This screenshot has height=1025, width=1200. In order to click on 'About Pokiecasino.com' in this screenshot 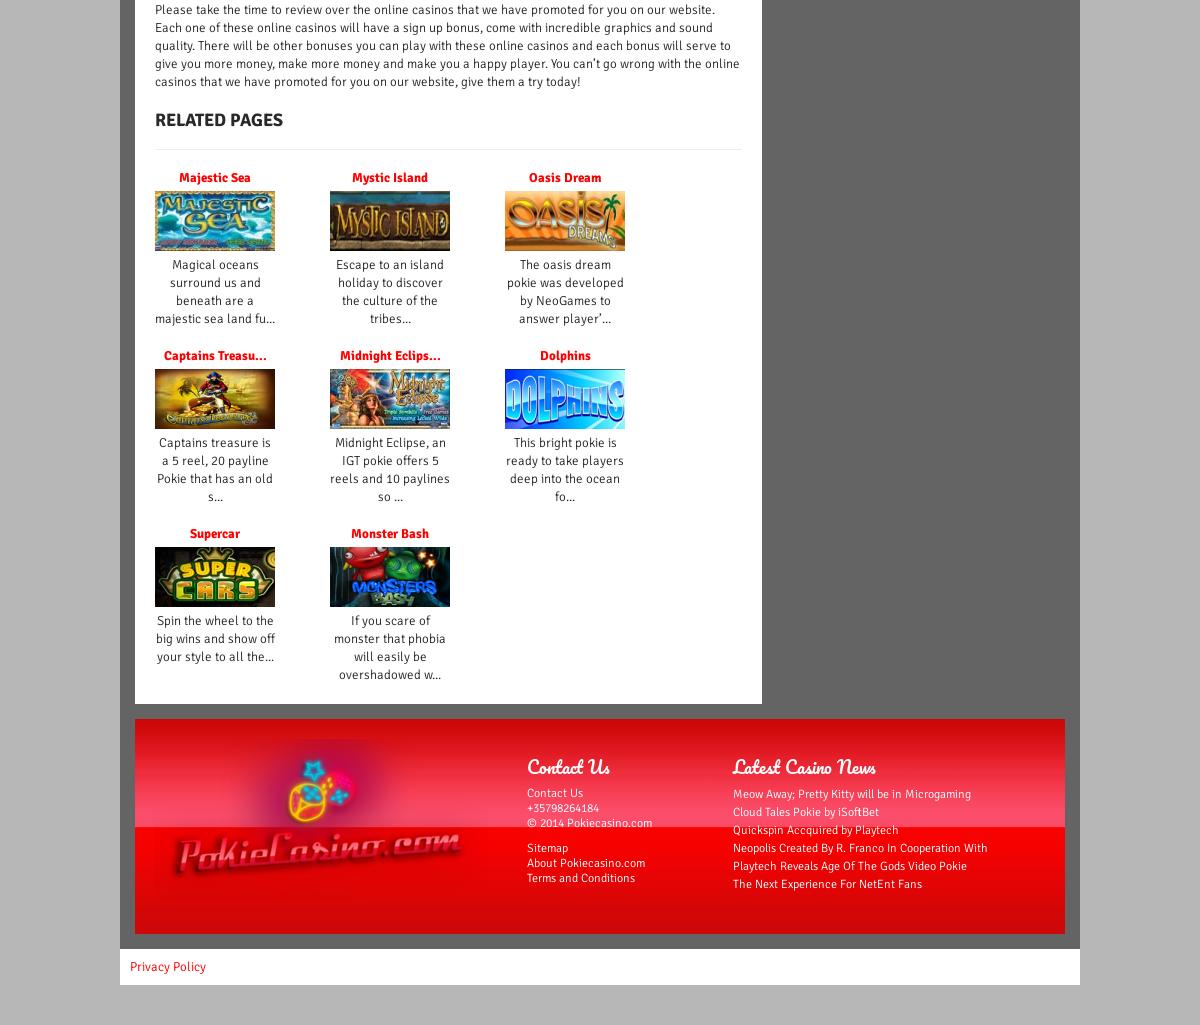, I will do `click(584, 863)`.